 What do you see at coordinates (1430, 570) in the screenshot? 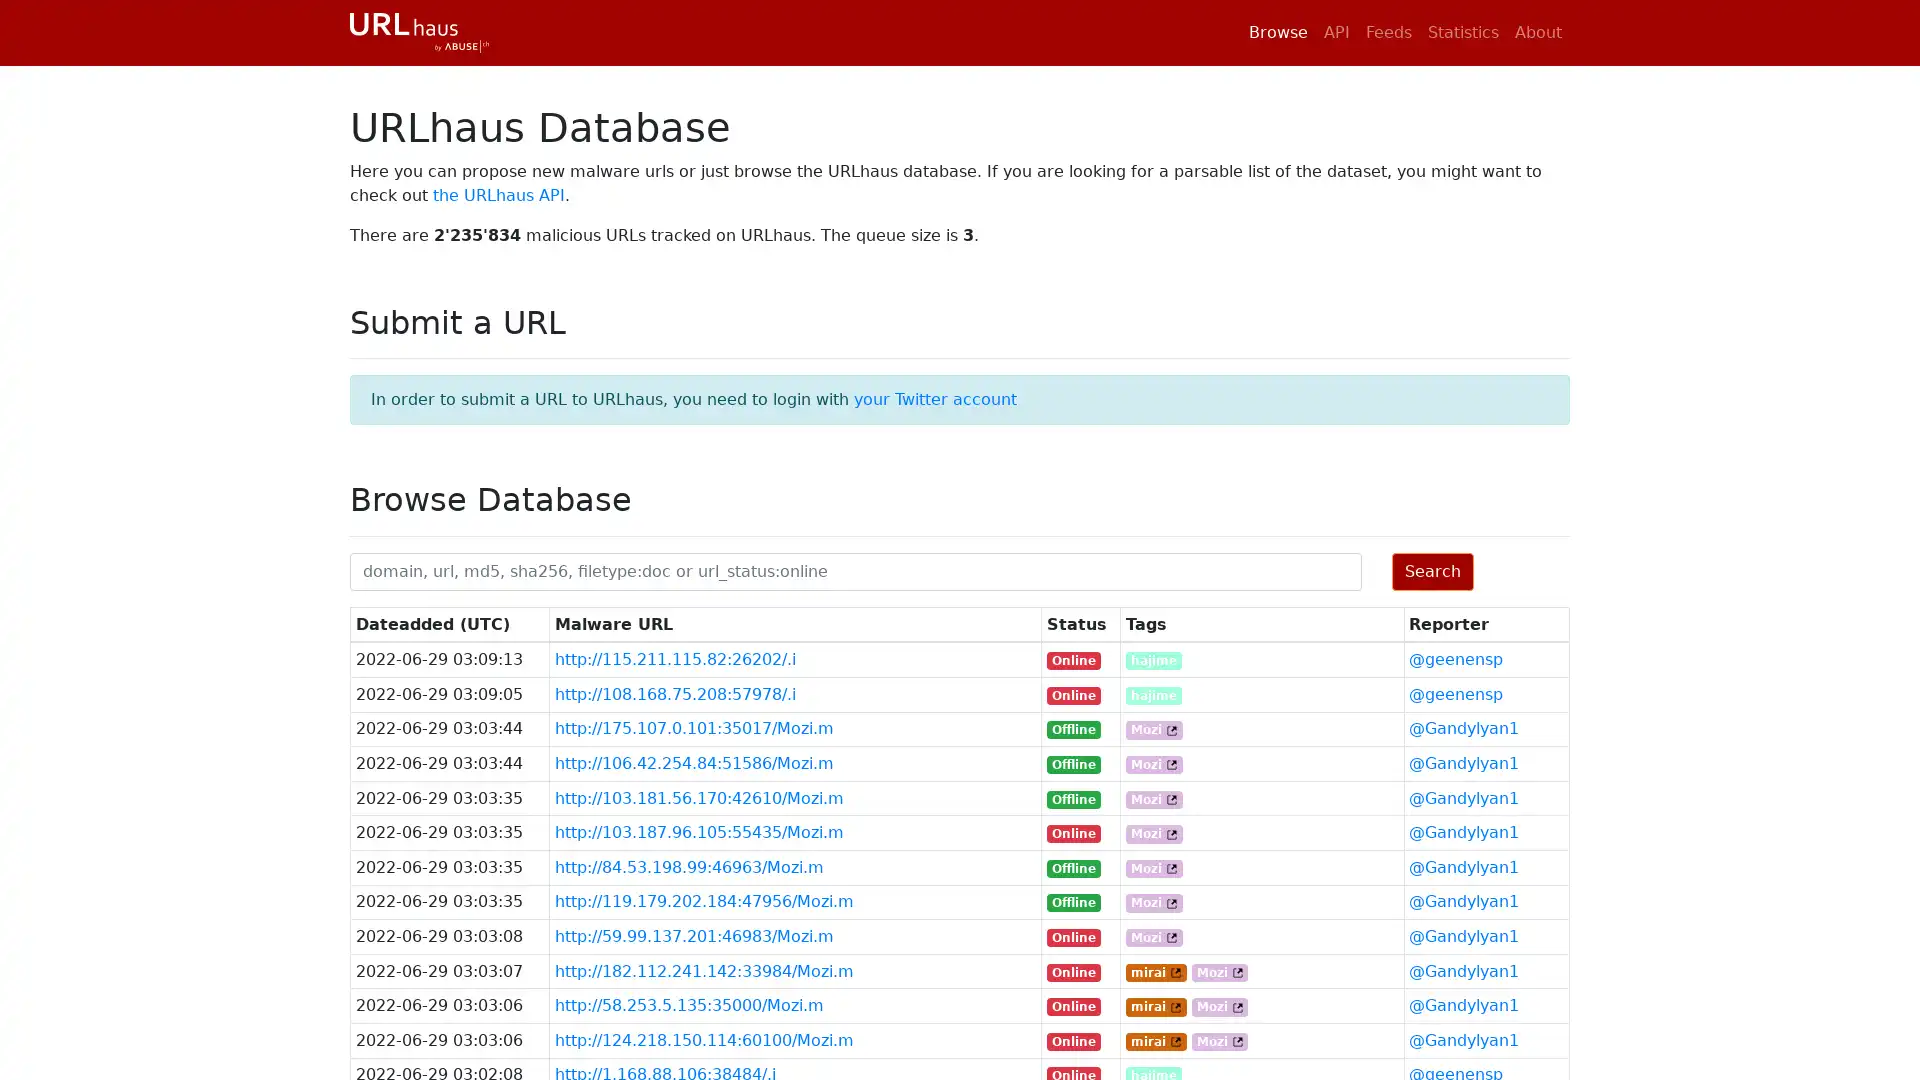
I see `Search` at bounding box center [1430, 570].